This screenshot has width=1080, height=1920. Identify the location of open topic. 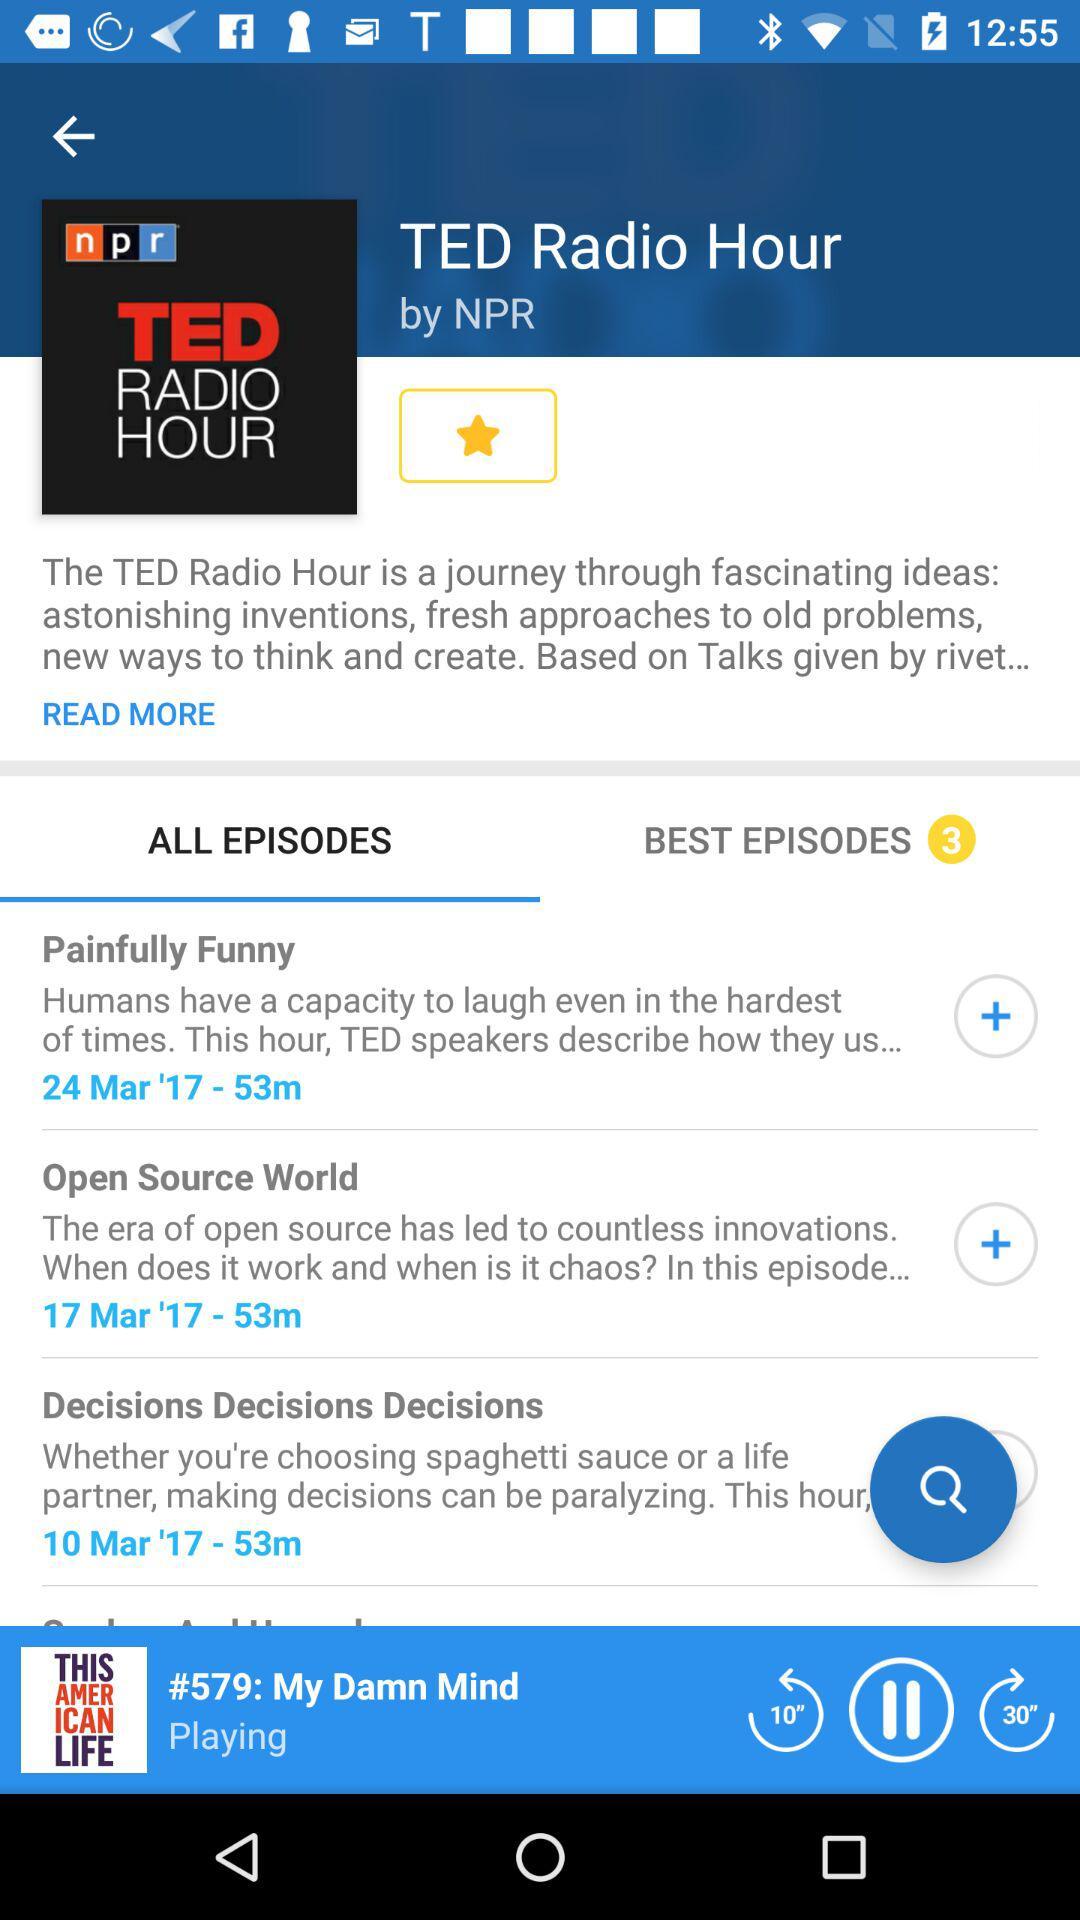
(995, 1472).